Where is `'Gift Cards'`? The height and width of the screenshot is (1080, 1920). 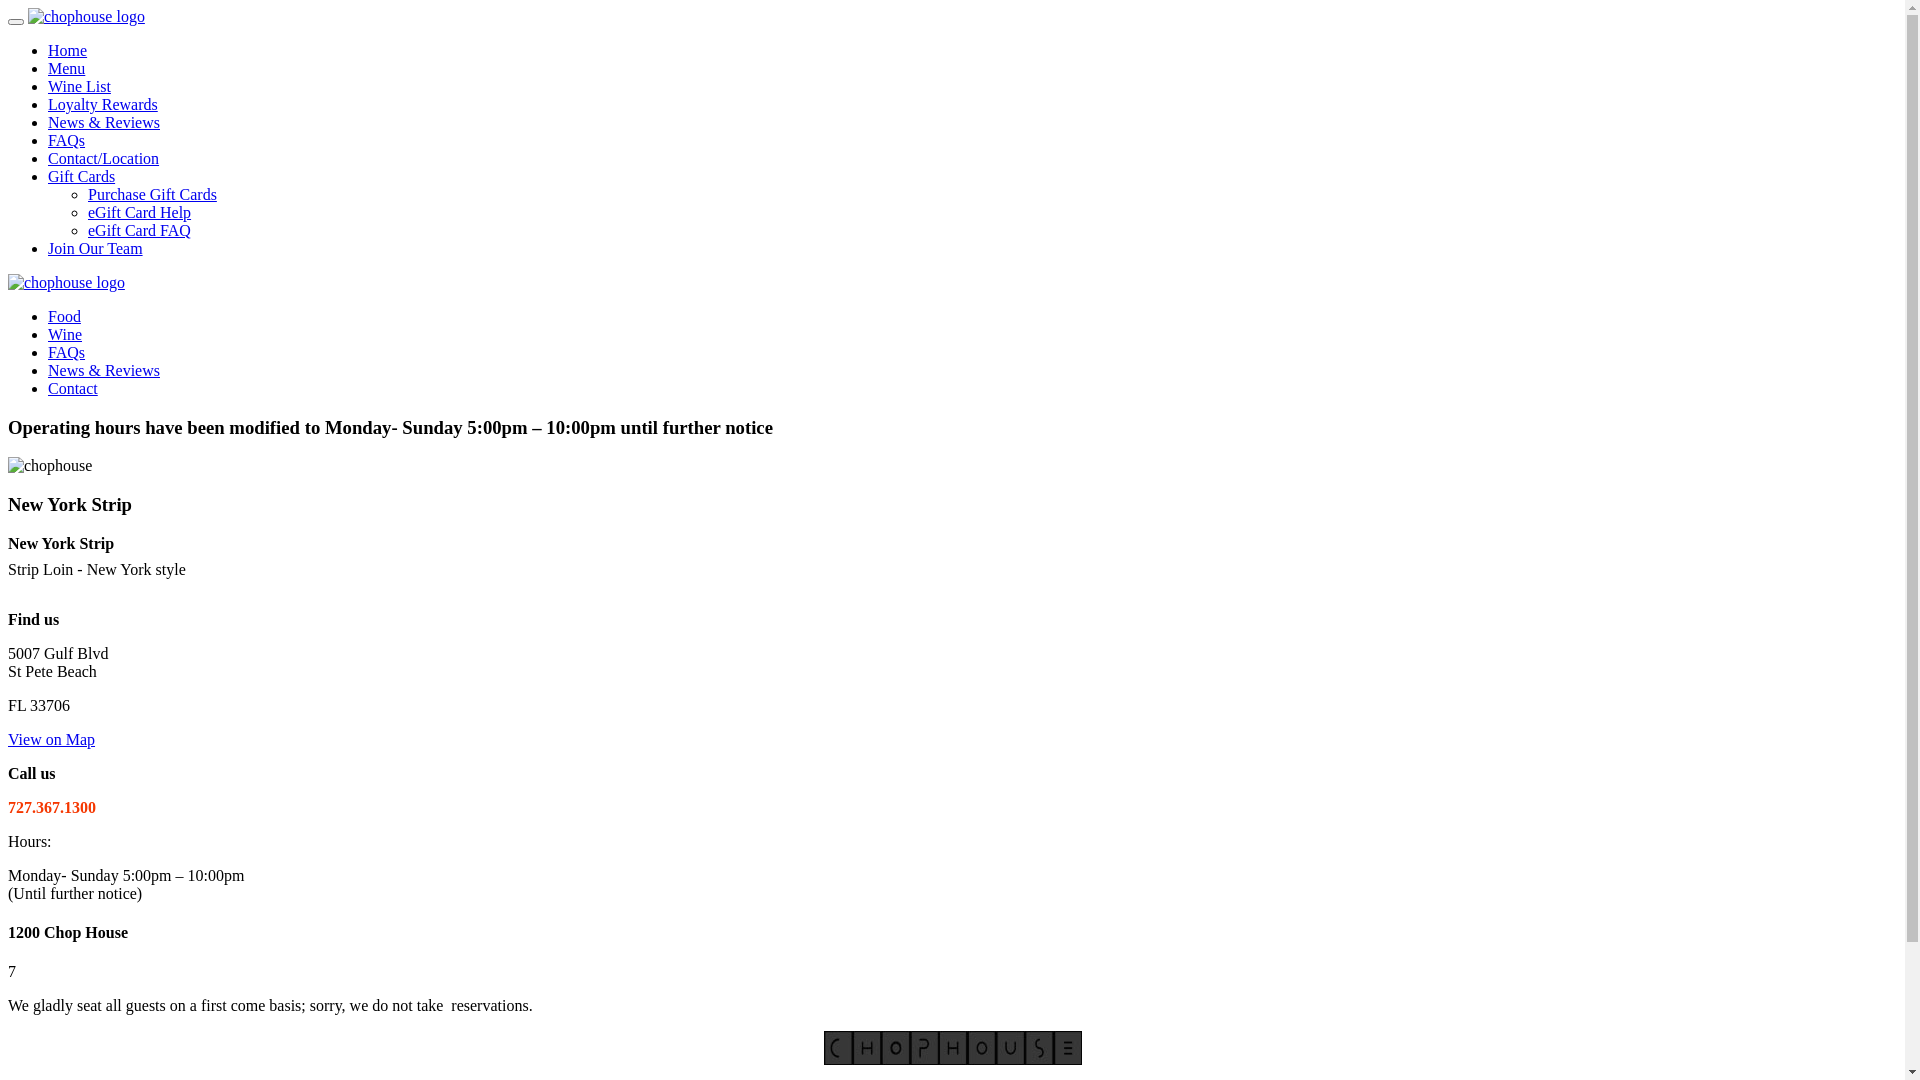
'Gift Cards' is located at coordinates (48, 175).